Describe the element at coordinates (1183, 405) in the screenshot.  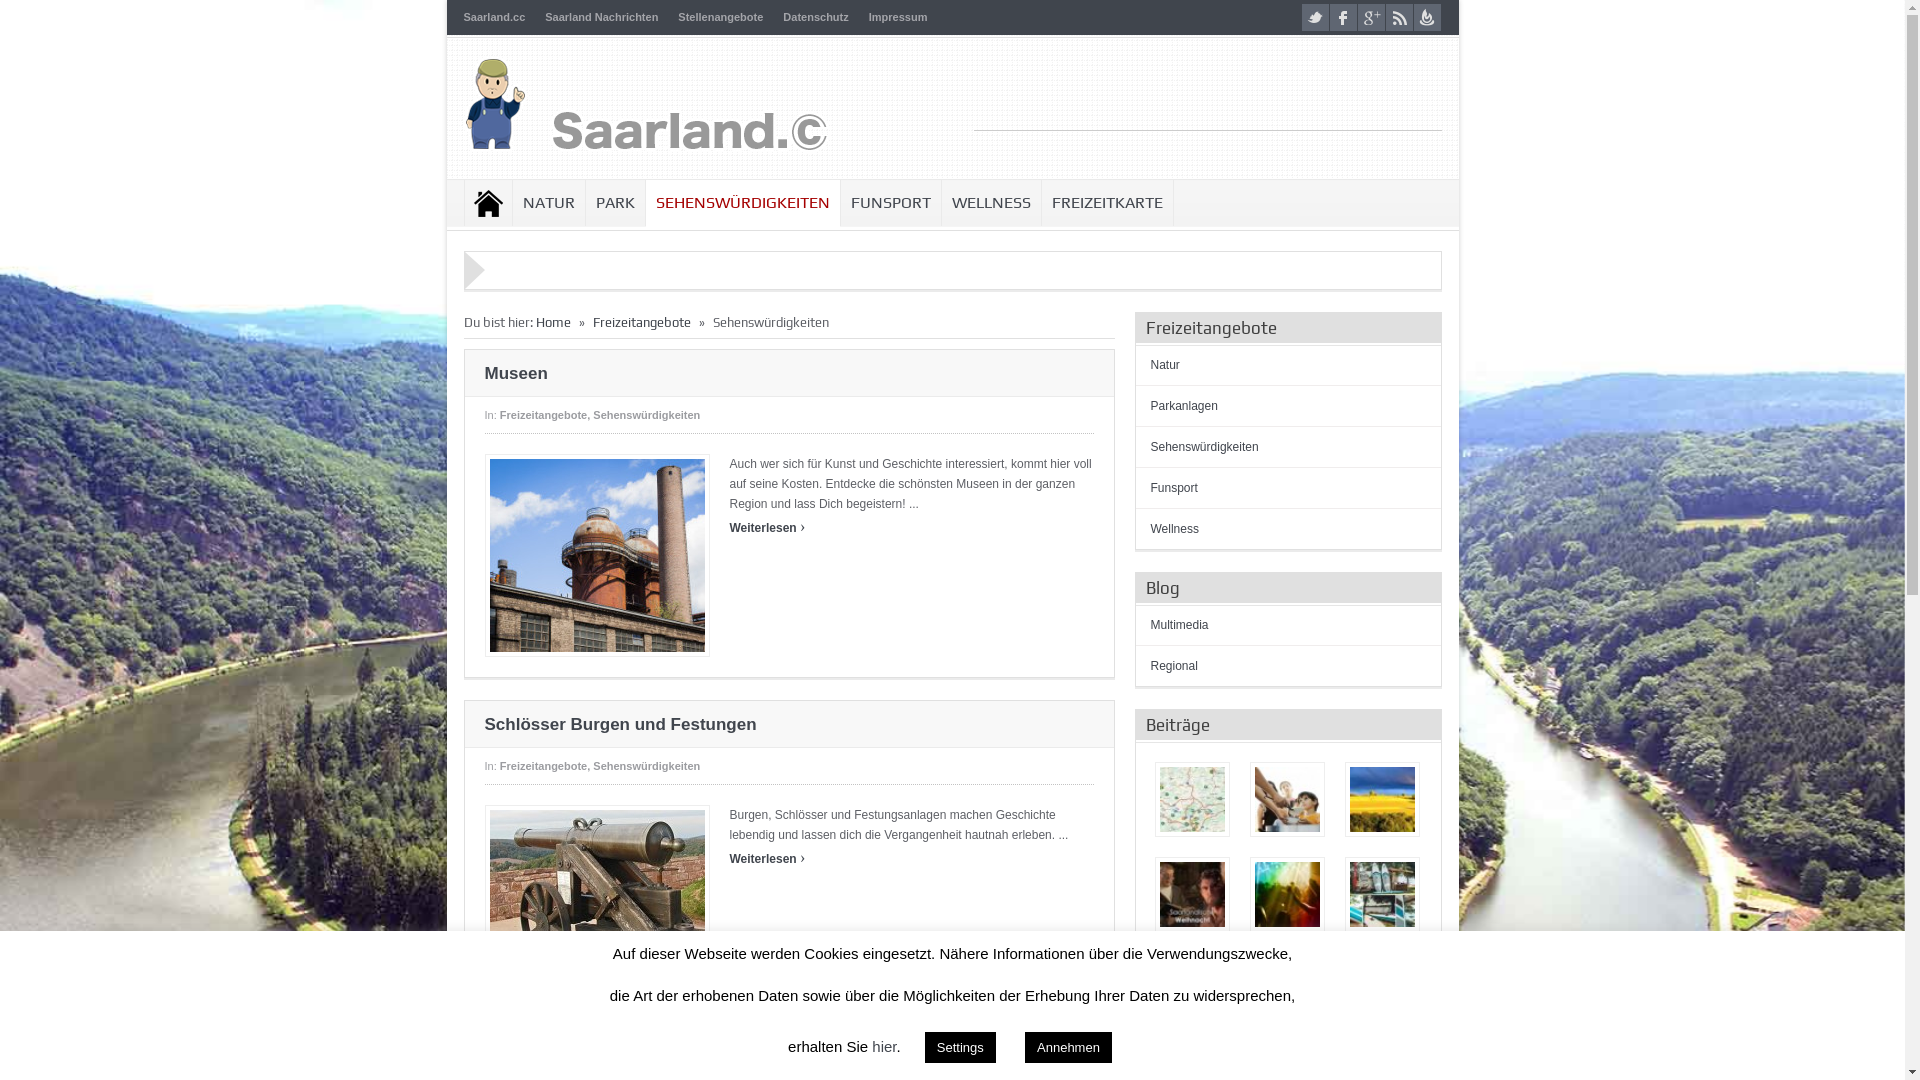
I see `'Parkanlagen'` at that location.